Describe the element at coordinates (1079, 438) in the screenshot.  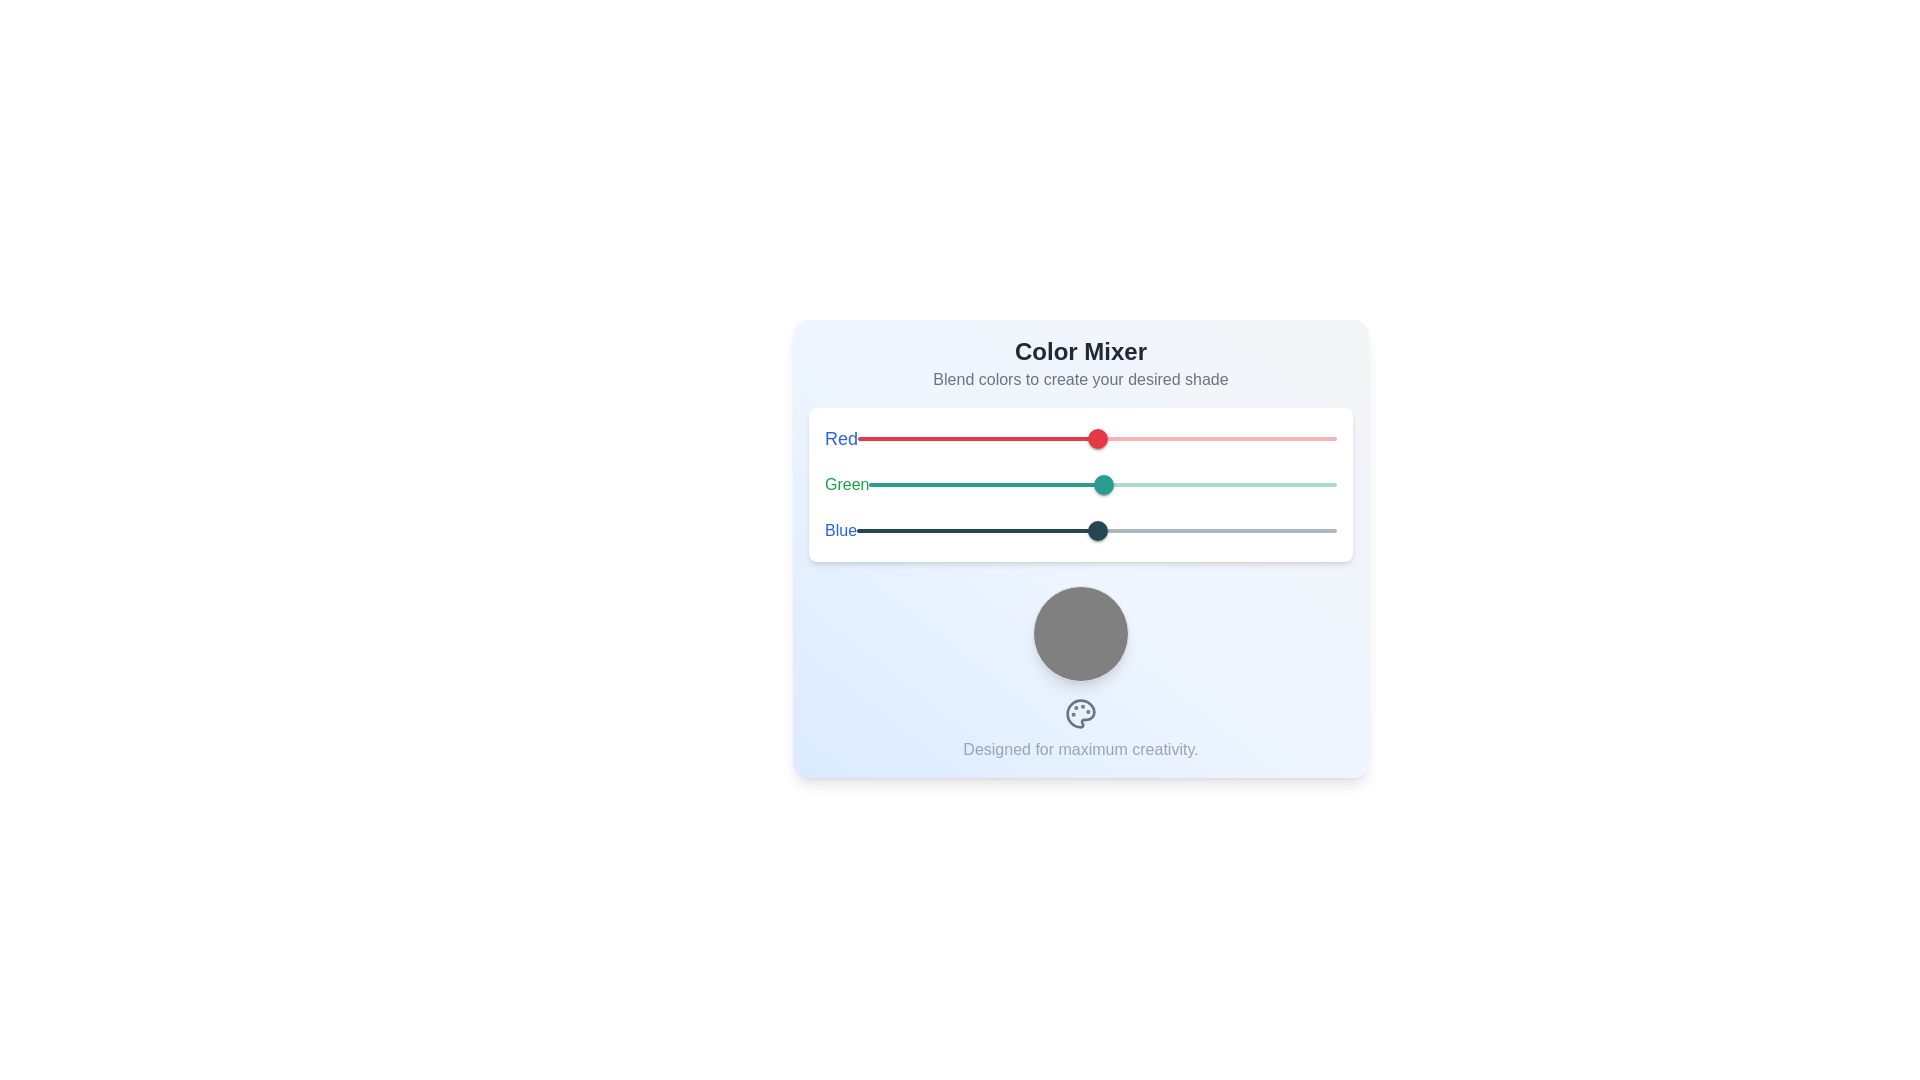
I see `the red slider that indicates a value of 128` at that location.